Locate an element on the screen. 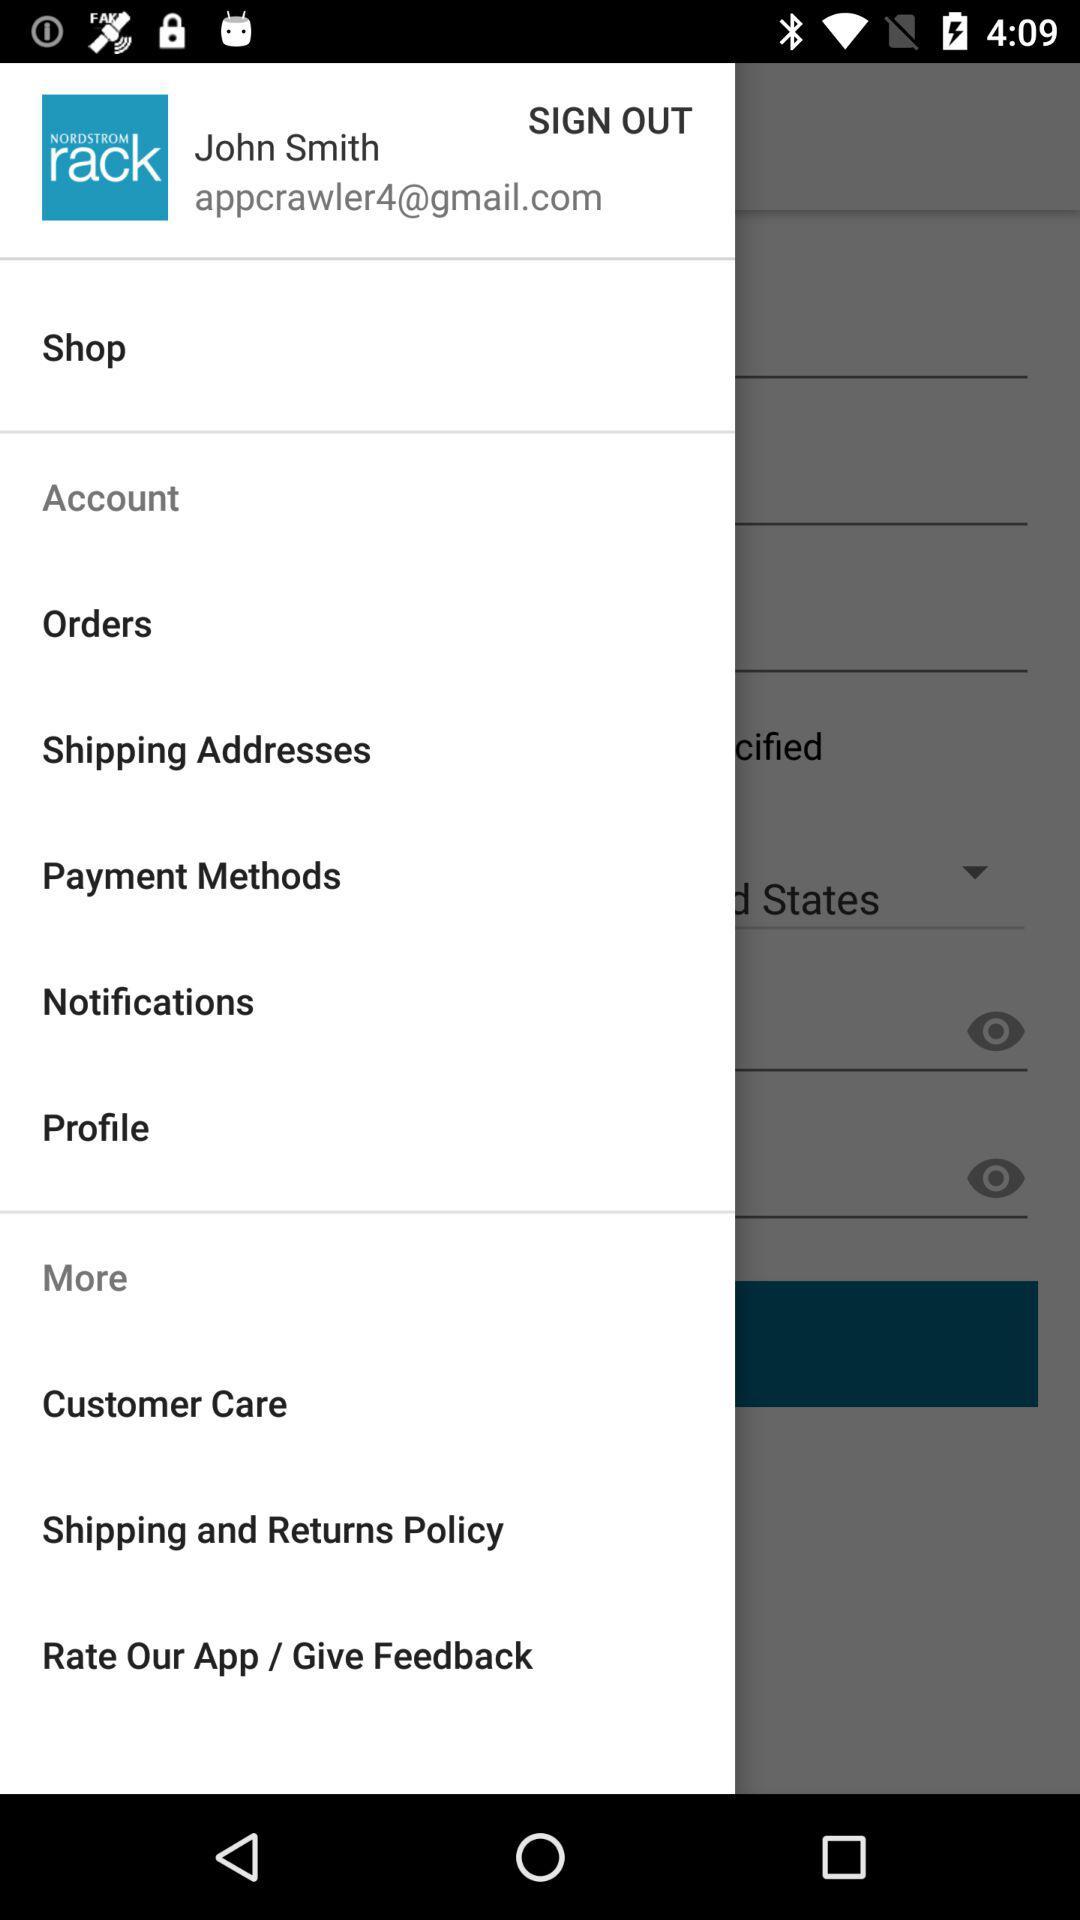  the visibility icon is located at coordinates (995, 1179).